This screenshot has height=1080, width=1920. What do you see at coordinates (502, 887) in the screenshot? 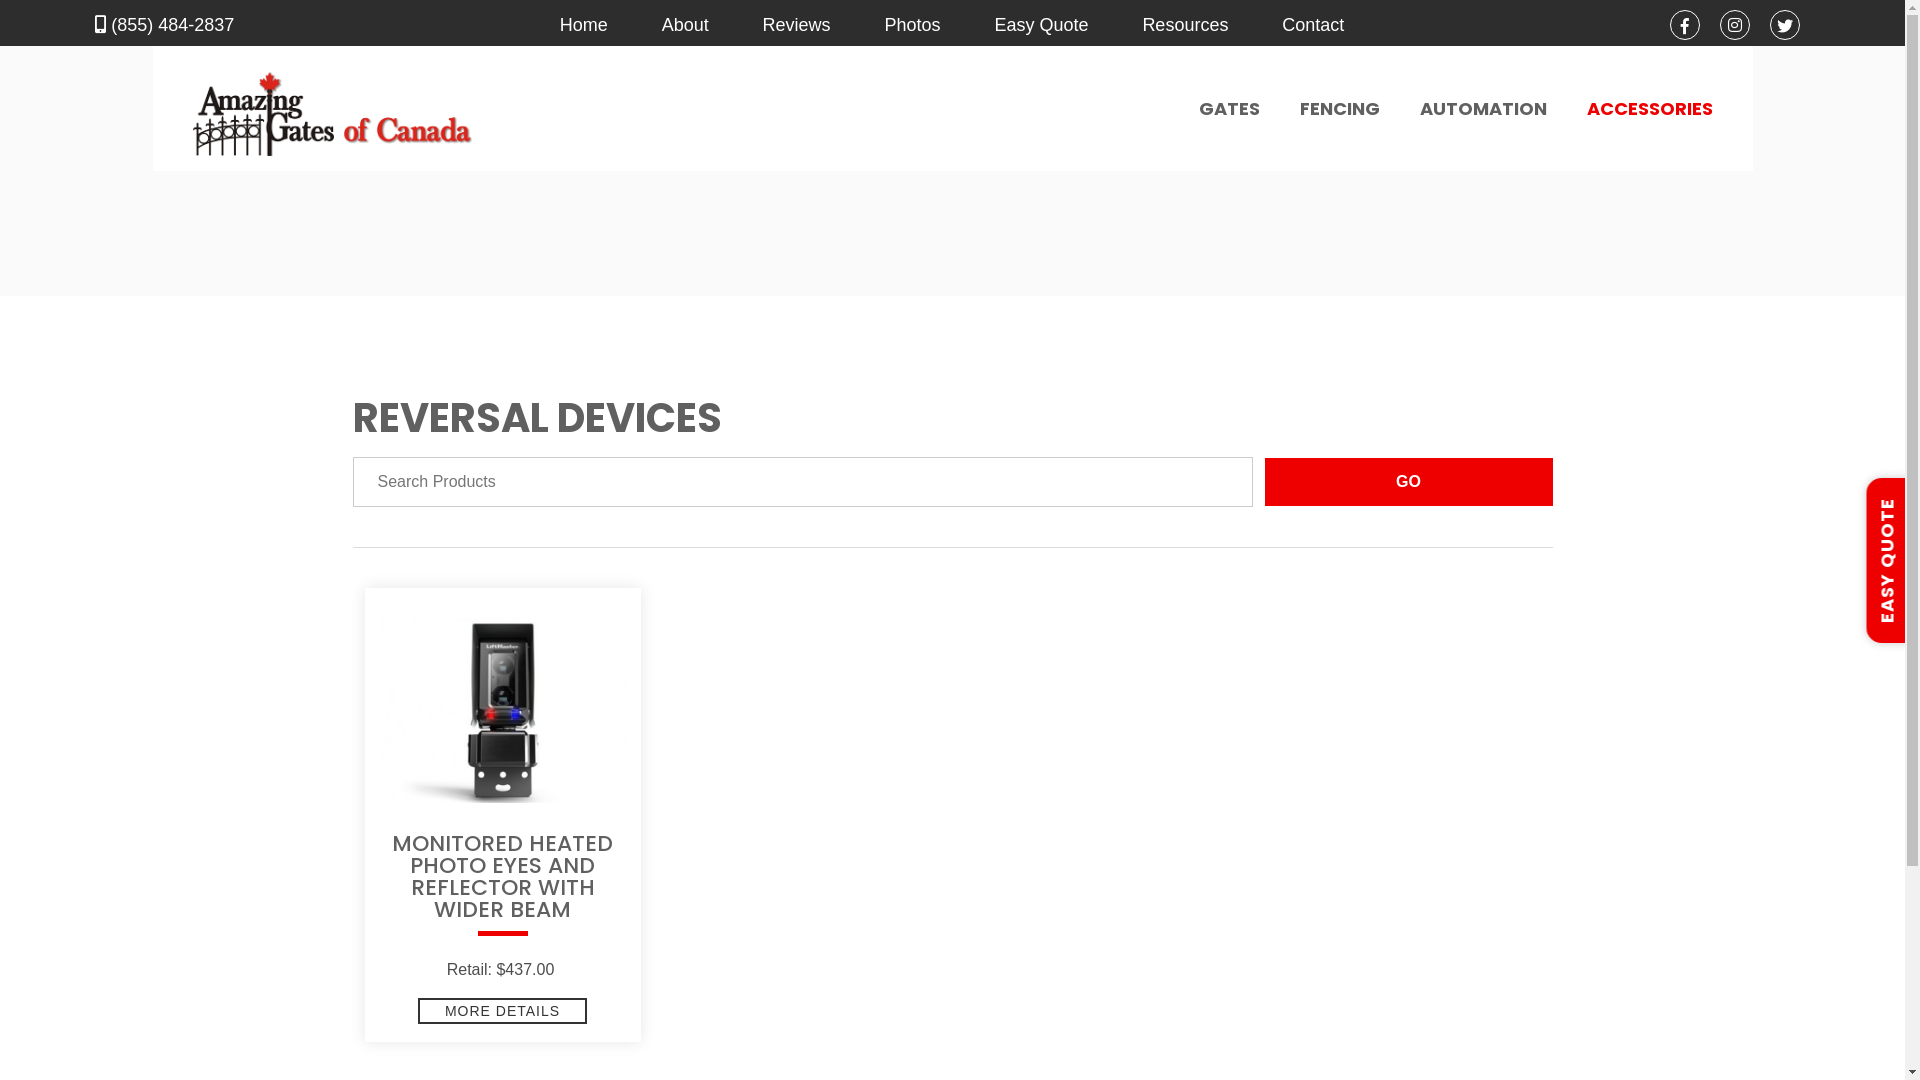
I see `'MONITORED HEATED PHOTO EYES AND REFLECTOR WITH WIDER BEAM'` at bounding box center [502, 887].